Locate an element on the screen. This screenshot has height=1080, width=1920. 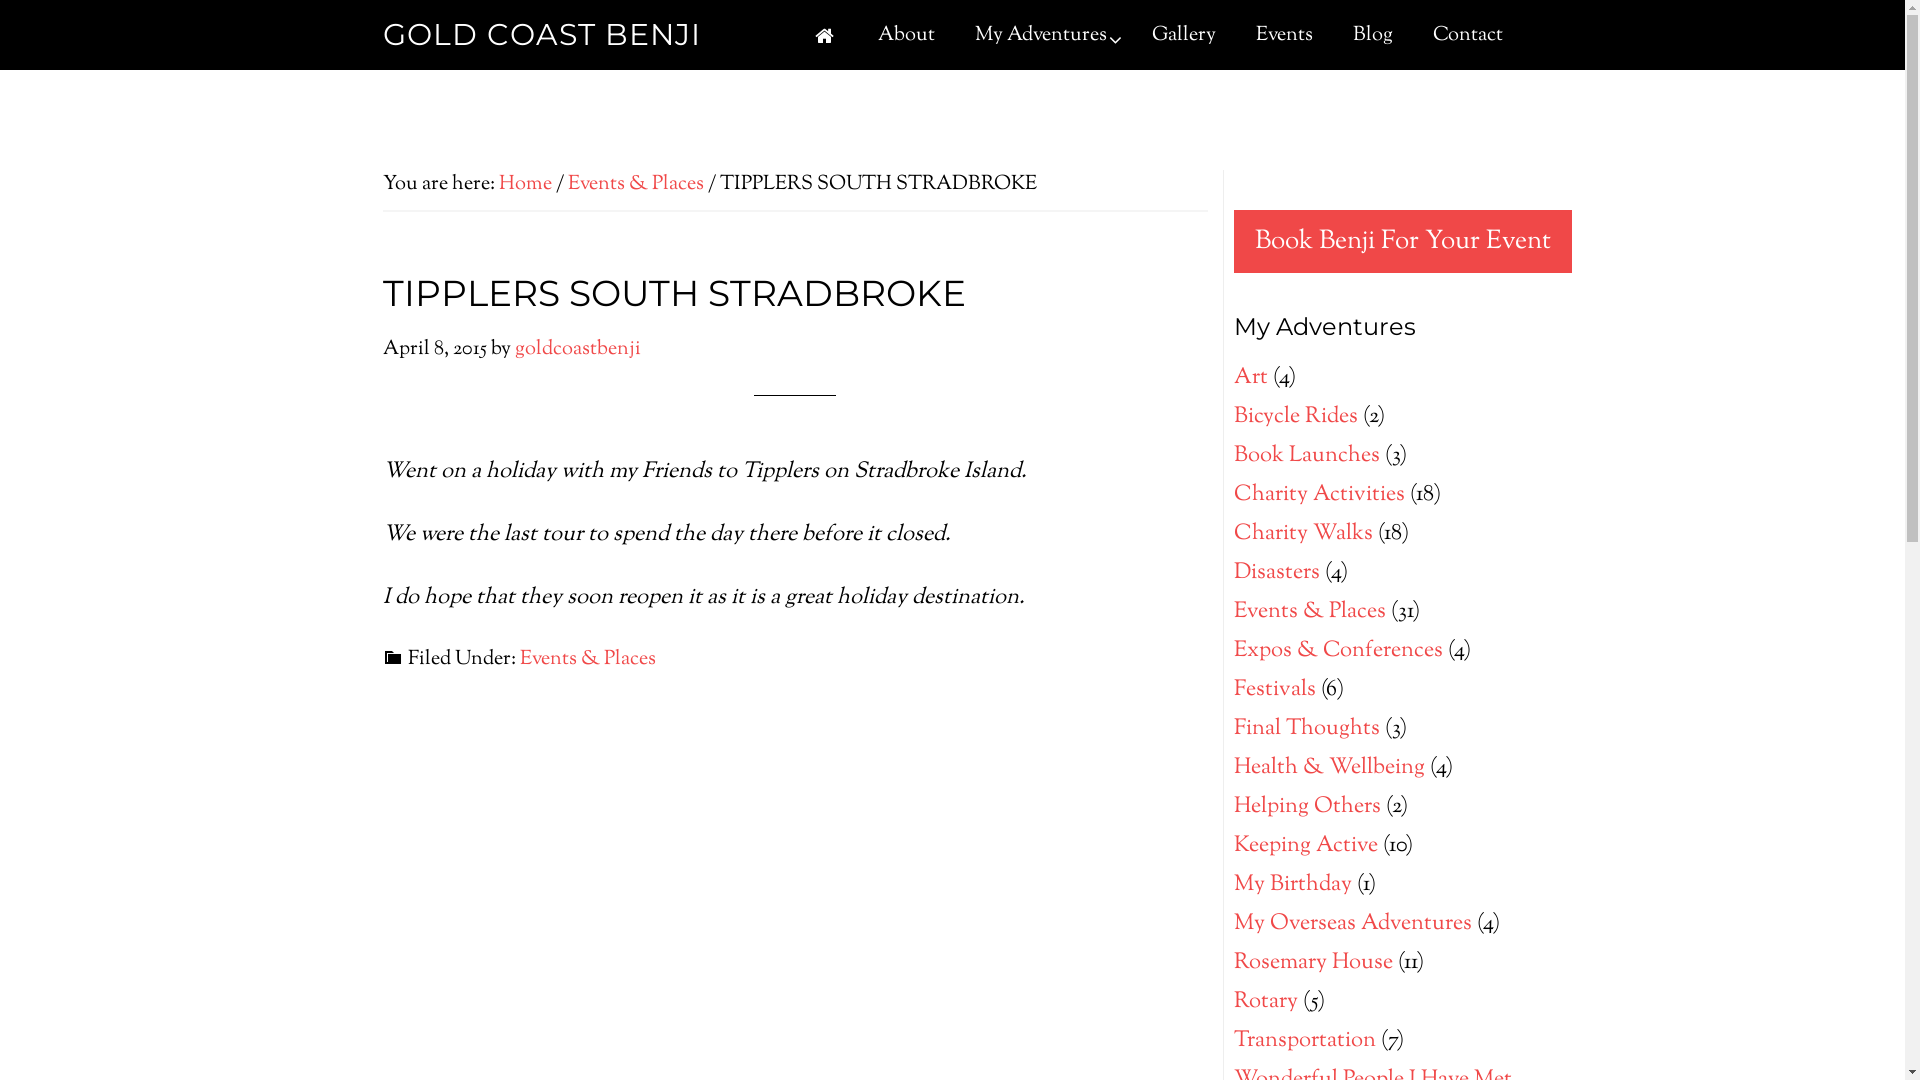
'Expos & Conferences' is located at coordinates (1338, 651).